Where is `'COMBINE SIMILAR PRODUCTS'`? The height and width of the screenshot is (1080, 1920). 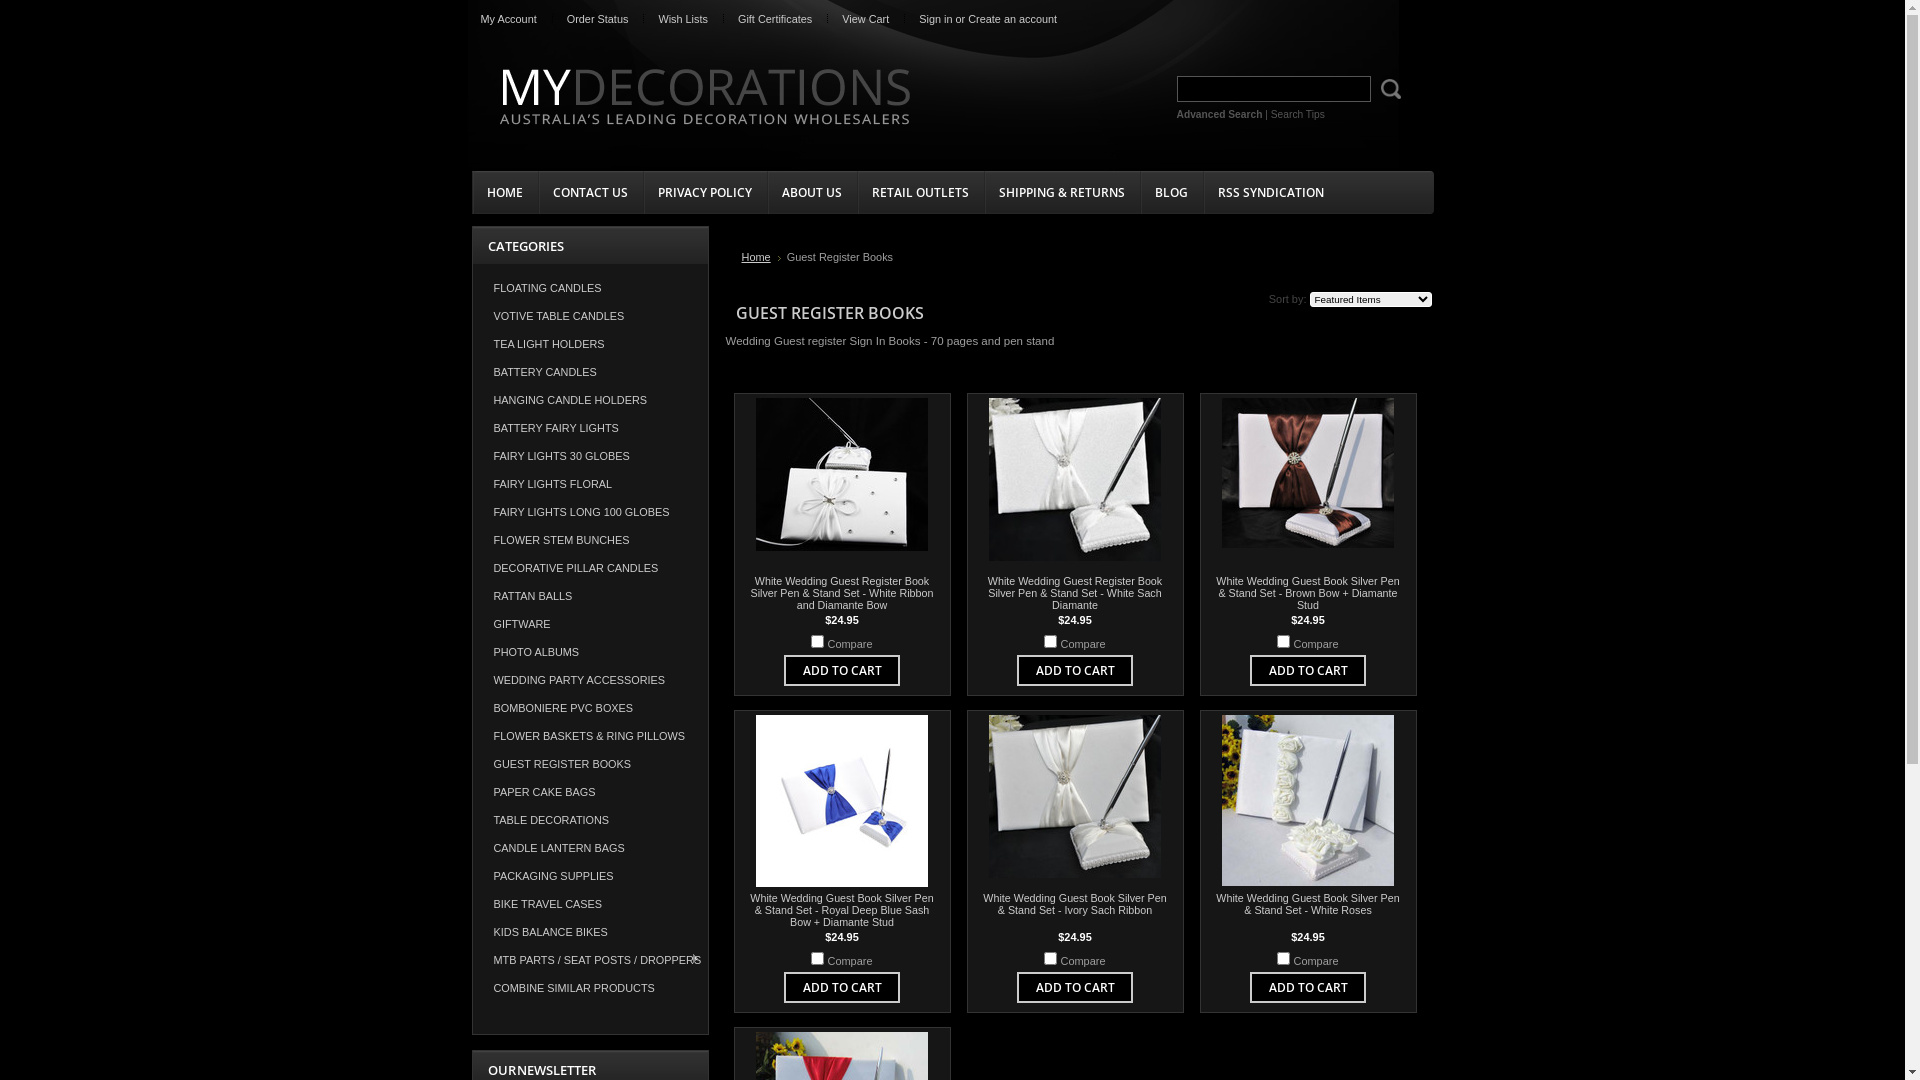
'COMBINE SIMILAR PRODUCTS' is located at coordinates (589, 986).